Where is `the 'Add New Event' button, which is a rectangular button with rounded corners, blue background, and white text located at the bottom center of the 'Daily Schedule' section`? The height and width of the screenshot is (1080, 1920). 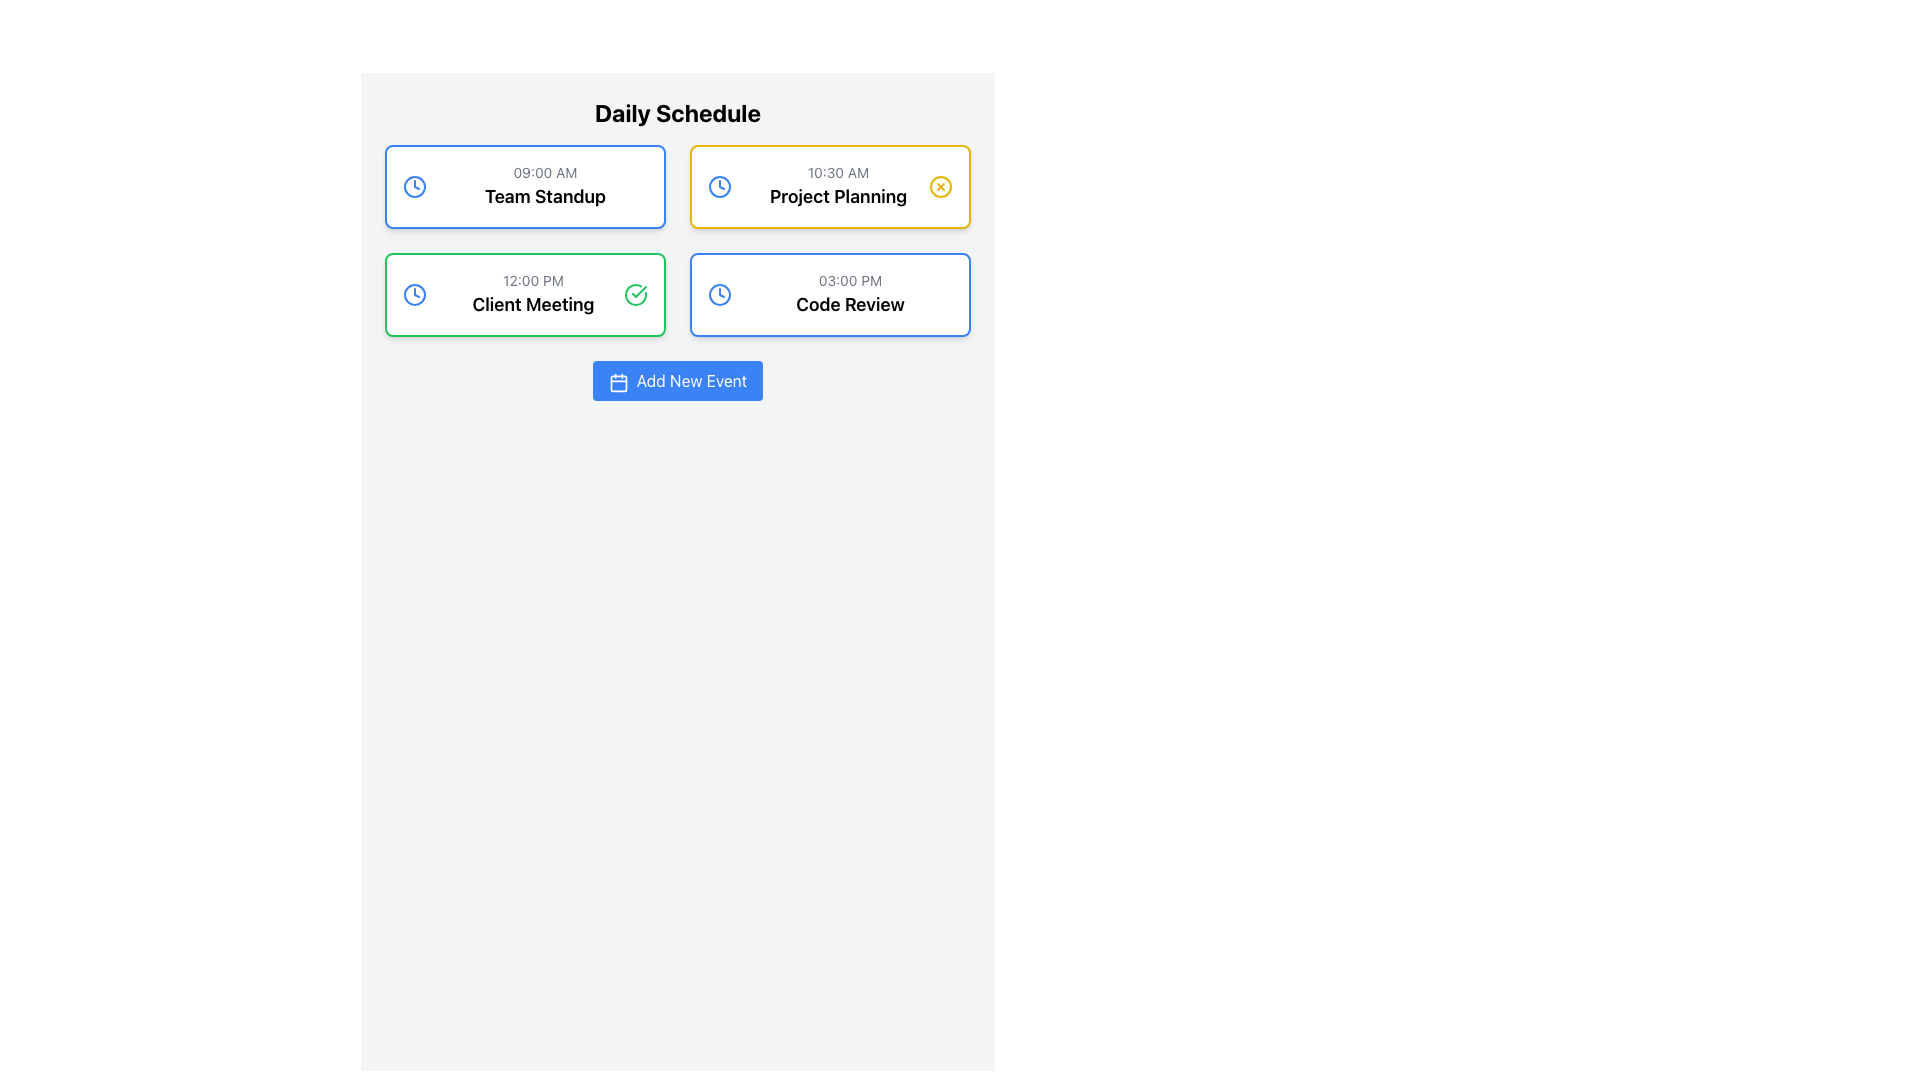
the 'Add New Event' button, which is a rectangular button with rounded corners, blue background, and white text located at the bottom center of the 'Daily Schedule' section is located at coordinates (677, 381).